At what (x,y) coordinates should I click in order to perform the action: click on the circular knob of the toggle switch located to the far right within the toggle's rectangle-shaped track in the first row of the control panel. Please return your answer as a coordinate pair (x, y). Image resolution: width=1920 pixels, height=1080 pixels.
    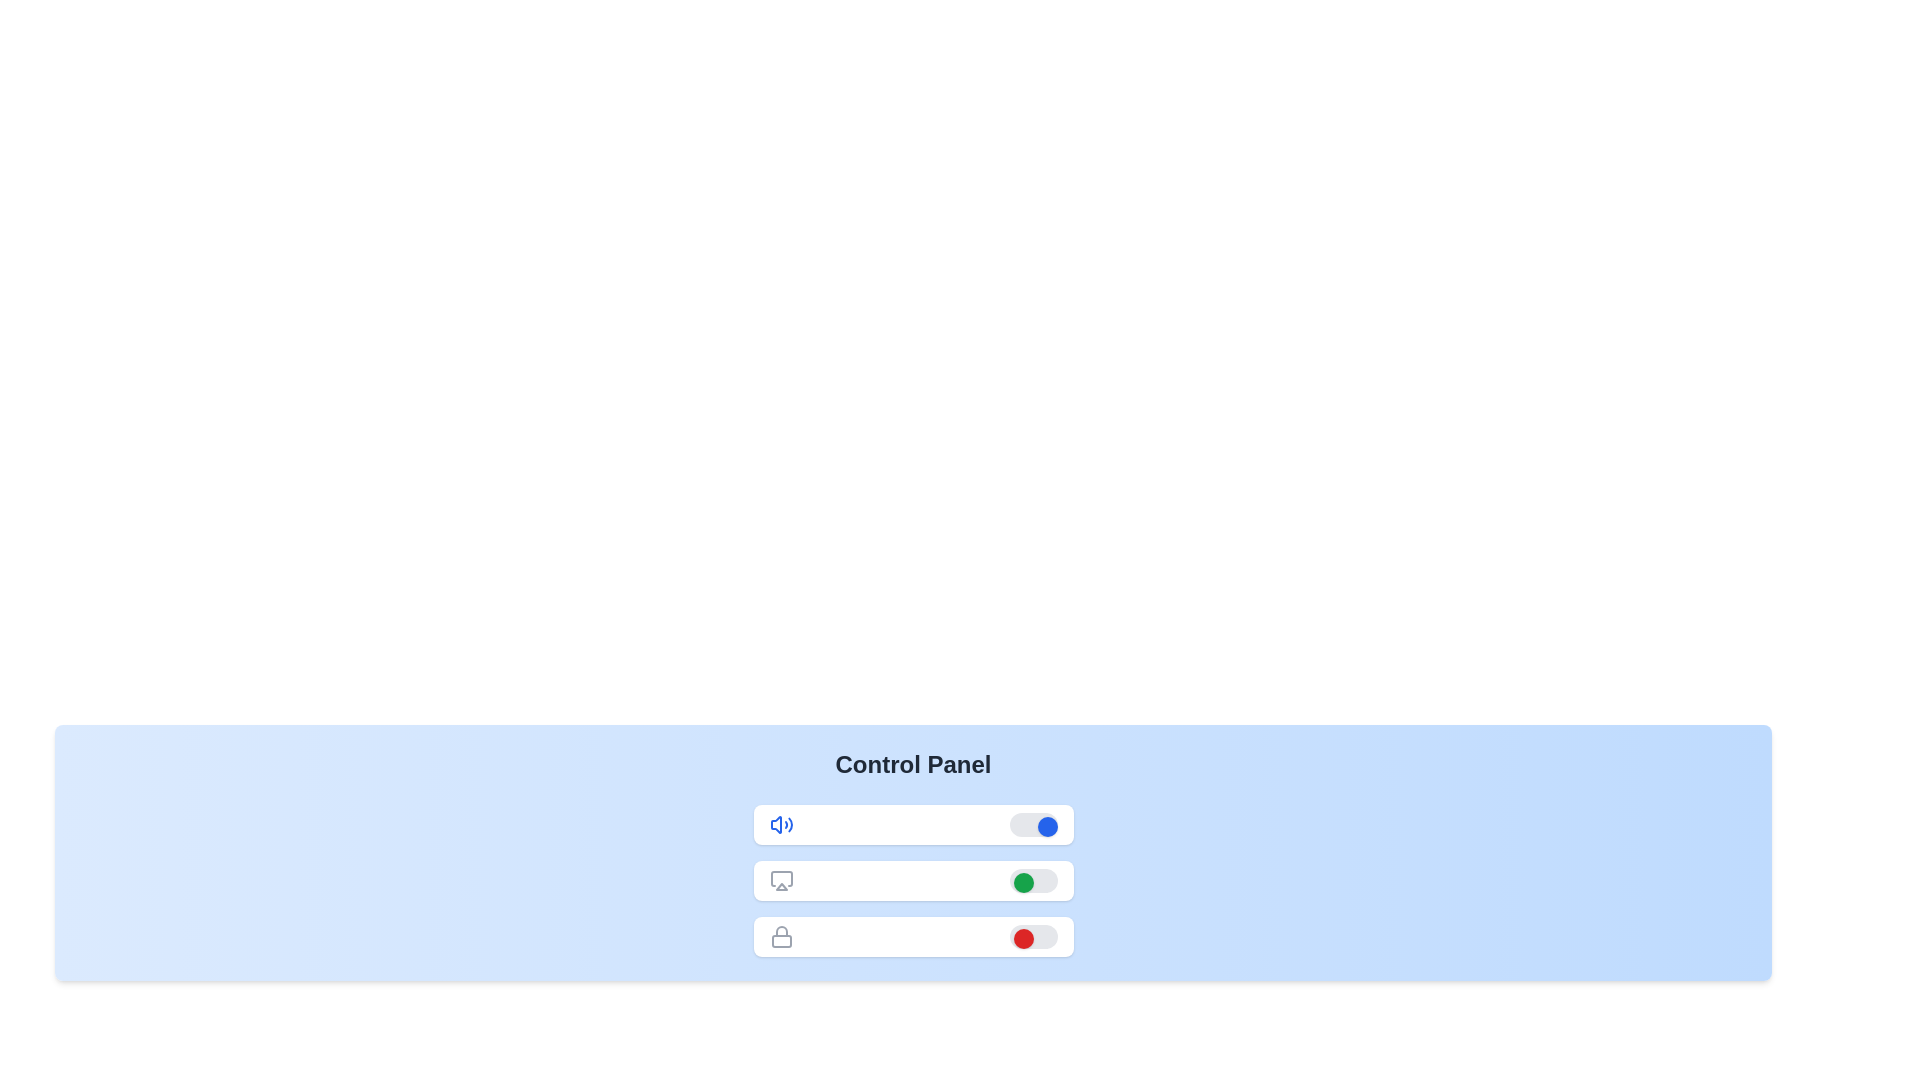
    Looking at the image, I should click on (1046, 826).